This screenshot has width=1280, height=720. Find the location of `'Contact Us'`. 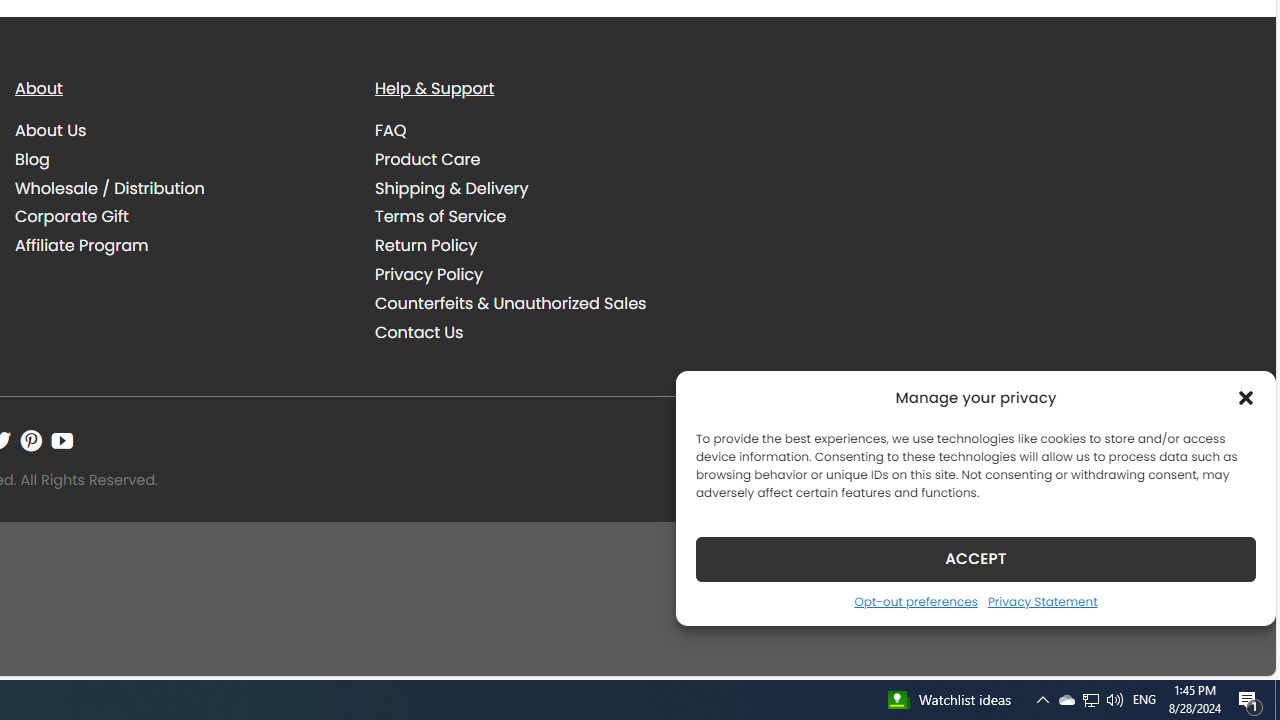

'Contact Us' is located at coordinates (540, 331).